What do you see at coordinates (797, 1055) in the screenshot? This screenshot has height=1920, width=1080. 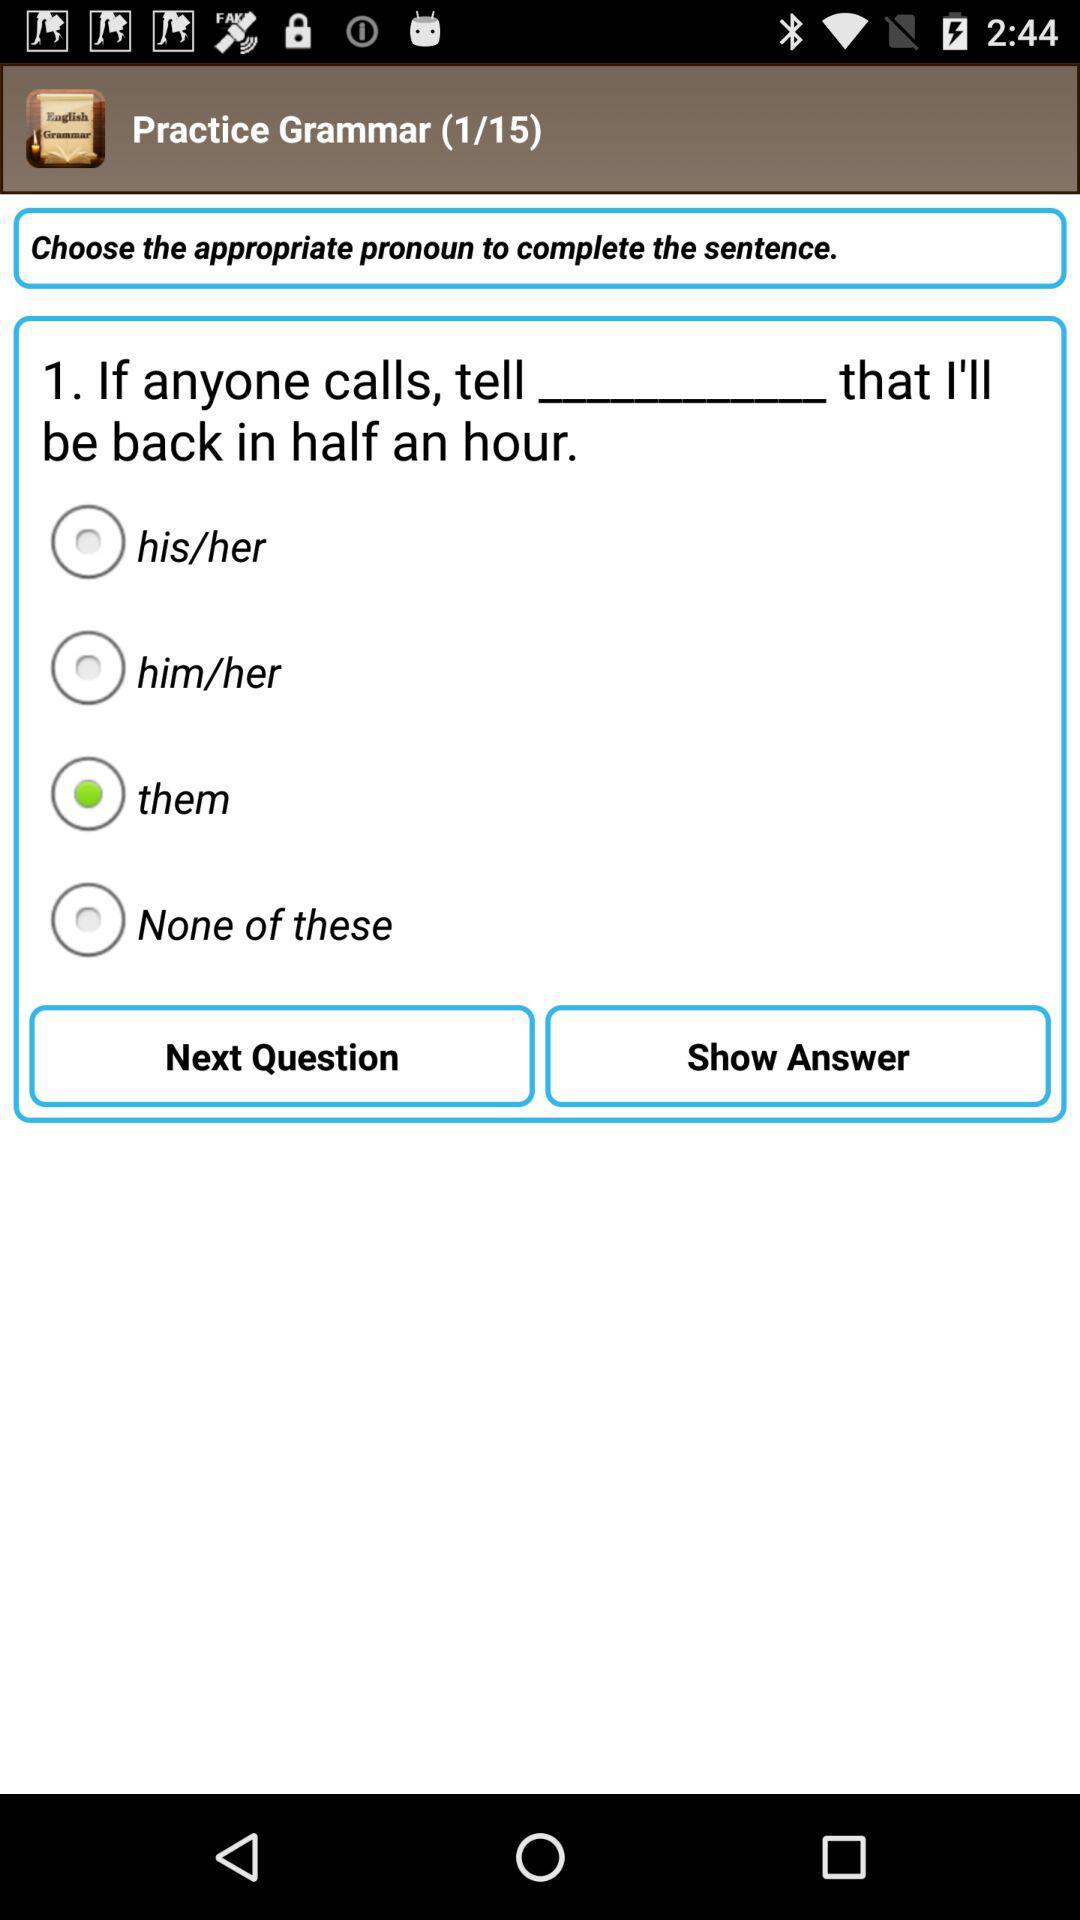 I see `the show answer item` at bounding box center [797, 1055].